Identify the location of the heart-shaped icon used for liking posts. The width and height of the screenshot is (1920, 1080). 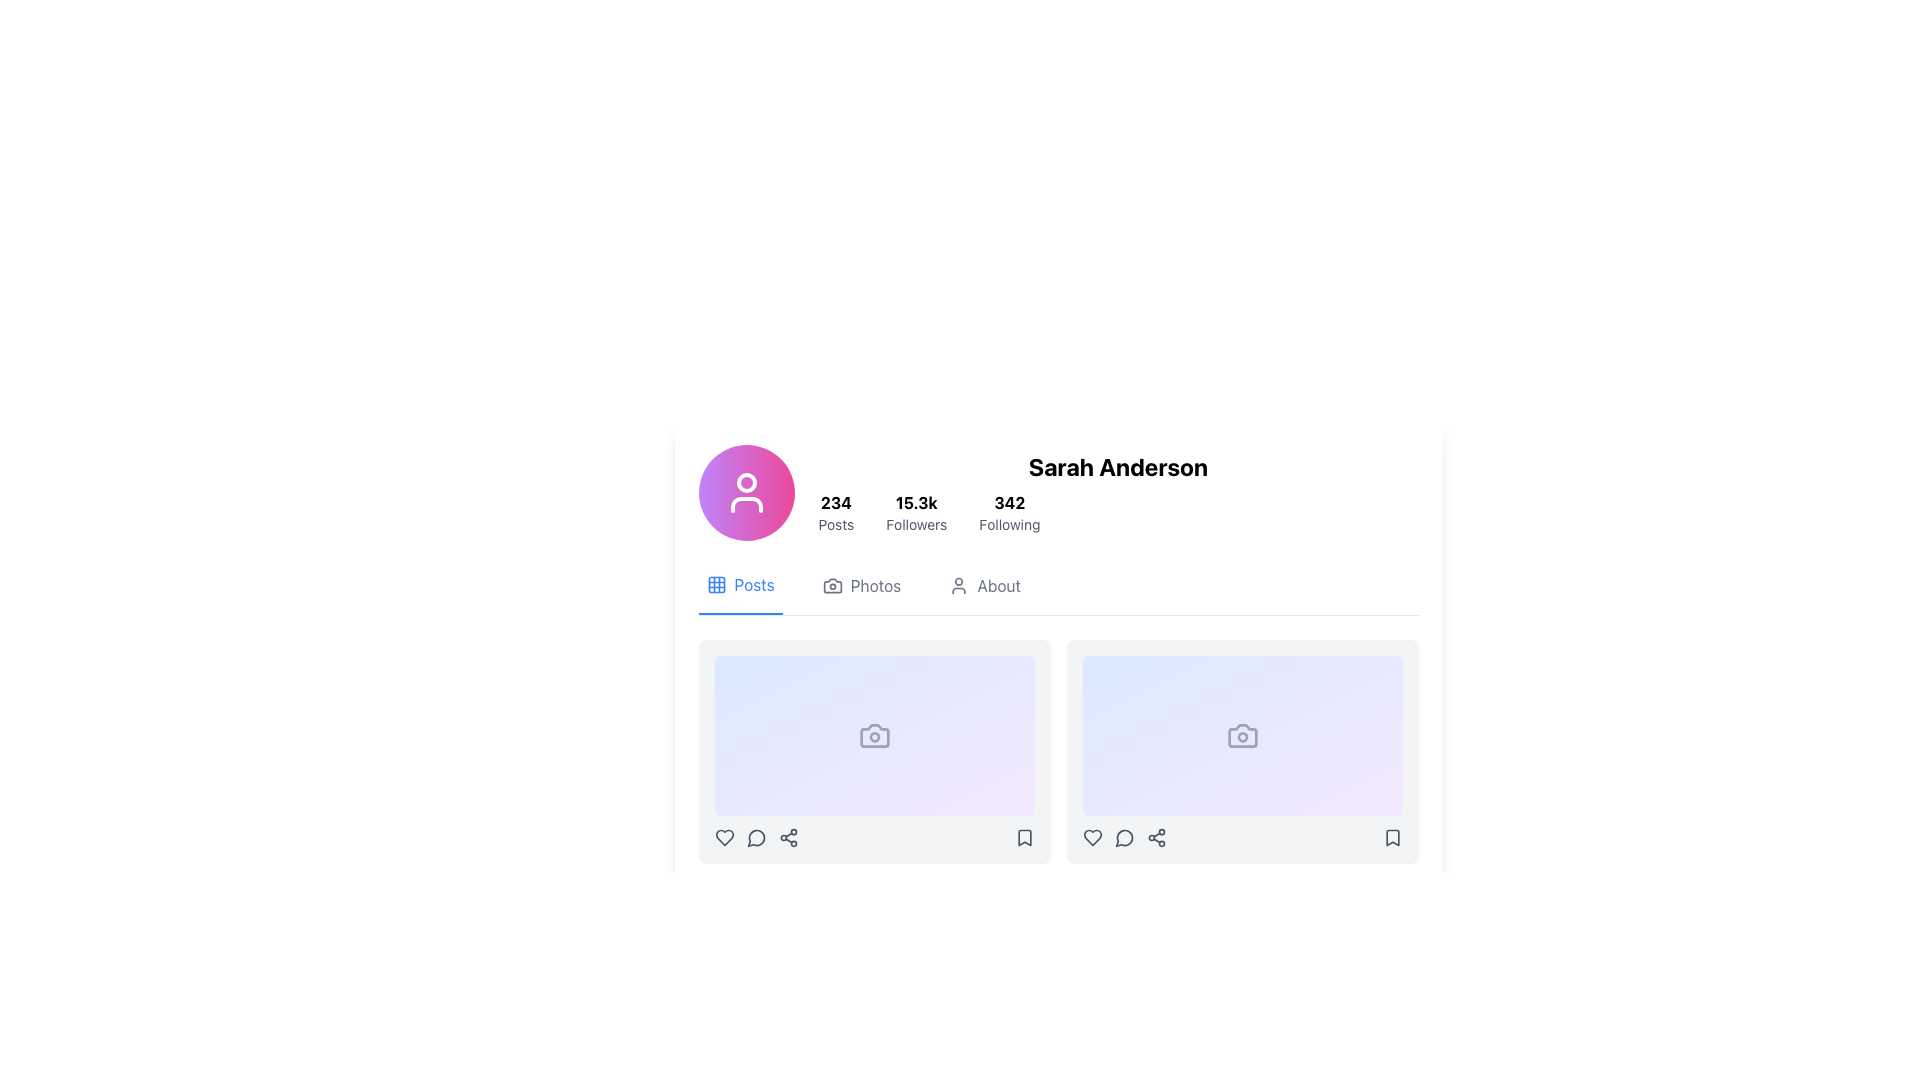
(723, 837).